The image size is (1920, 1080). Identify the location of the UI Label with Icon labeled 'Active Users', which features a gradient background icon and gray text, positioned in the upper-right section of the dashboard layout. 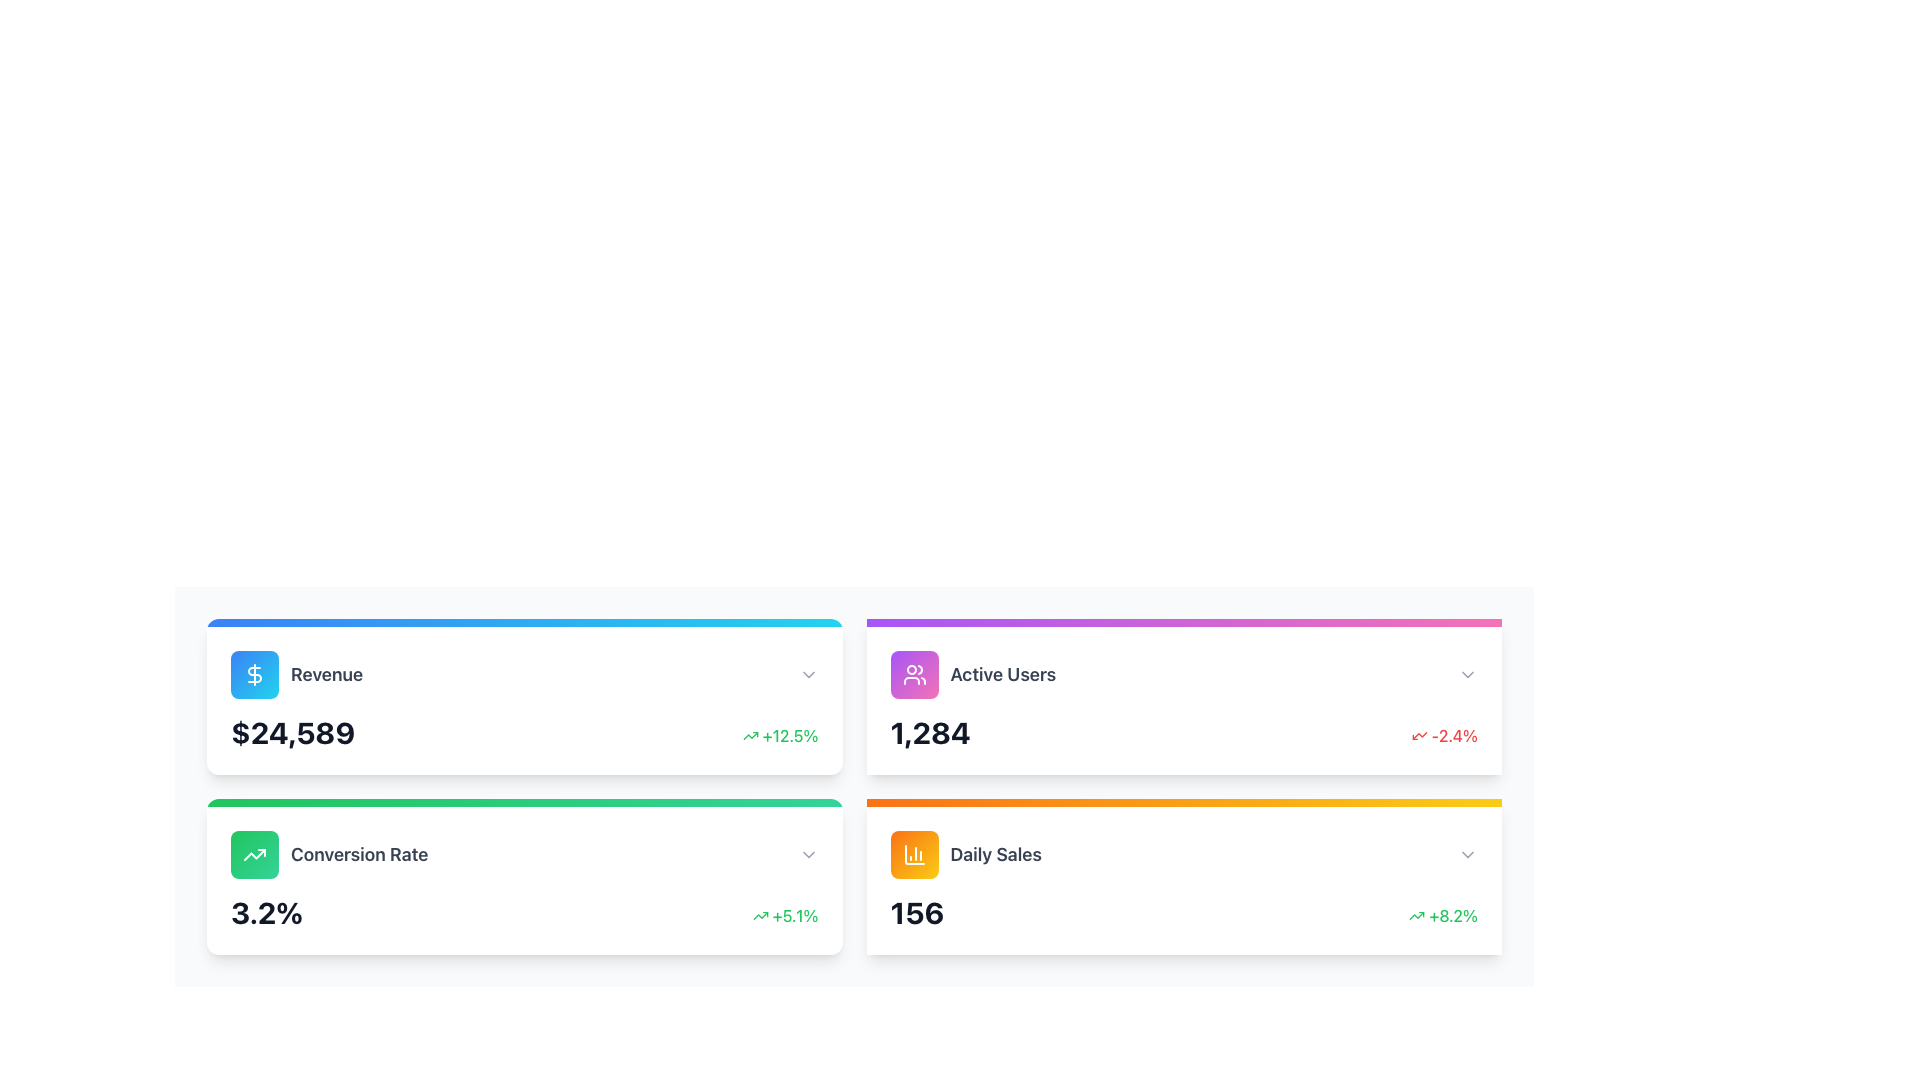
(973, 675).